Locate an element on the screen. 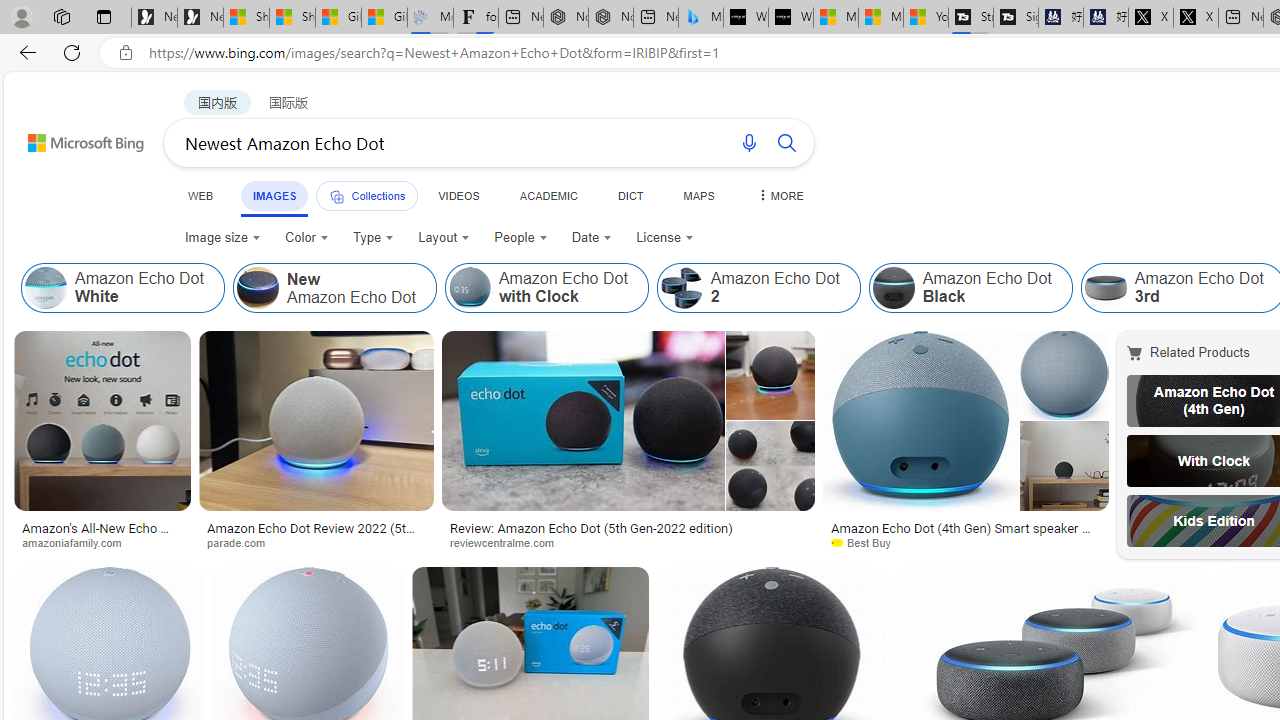 Image resolution: width=1280 pixels, height=720 pixels. 'Layout' is located at coordinates (443, 236).